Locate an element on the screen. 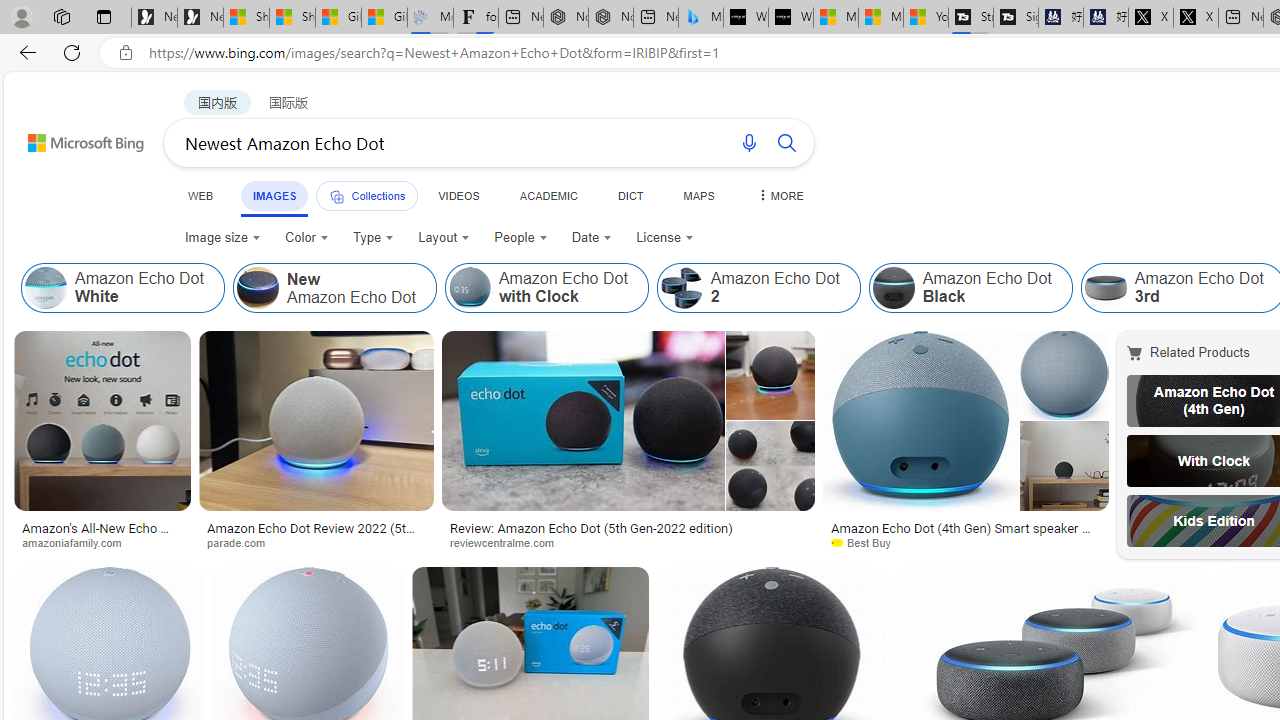 Image resolution: width=1280 pixels, height=720 pixels. 'Layout' is located at coordinates (443, 236).